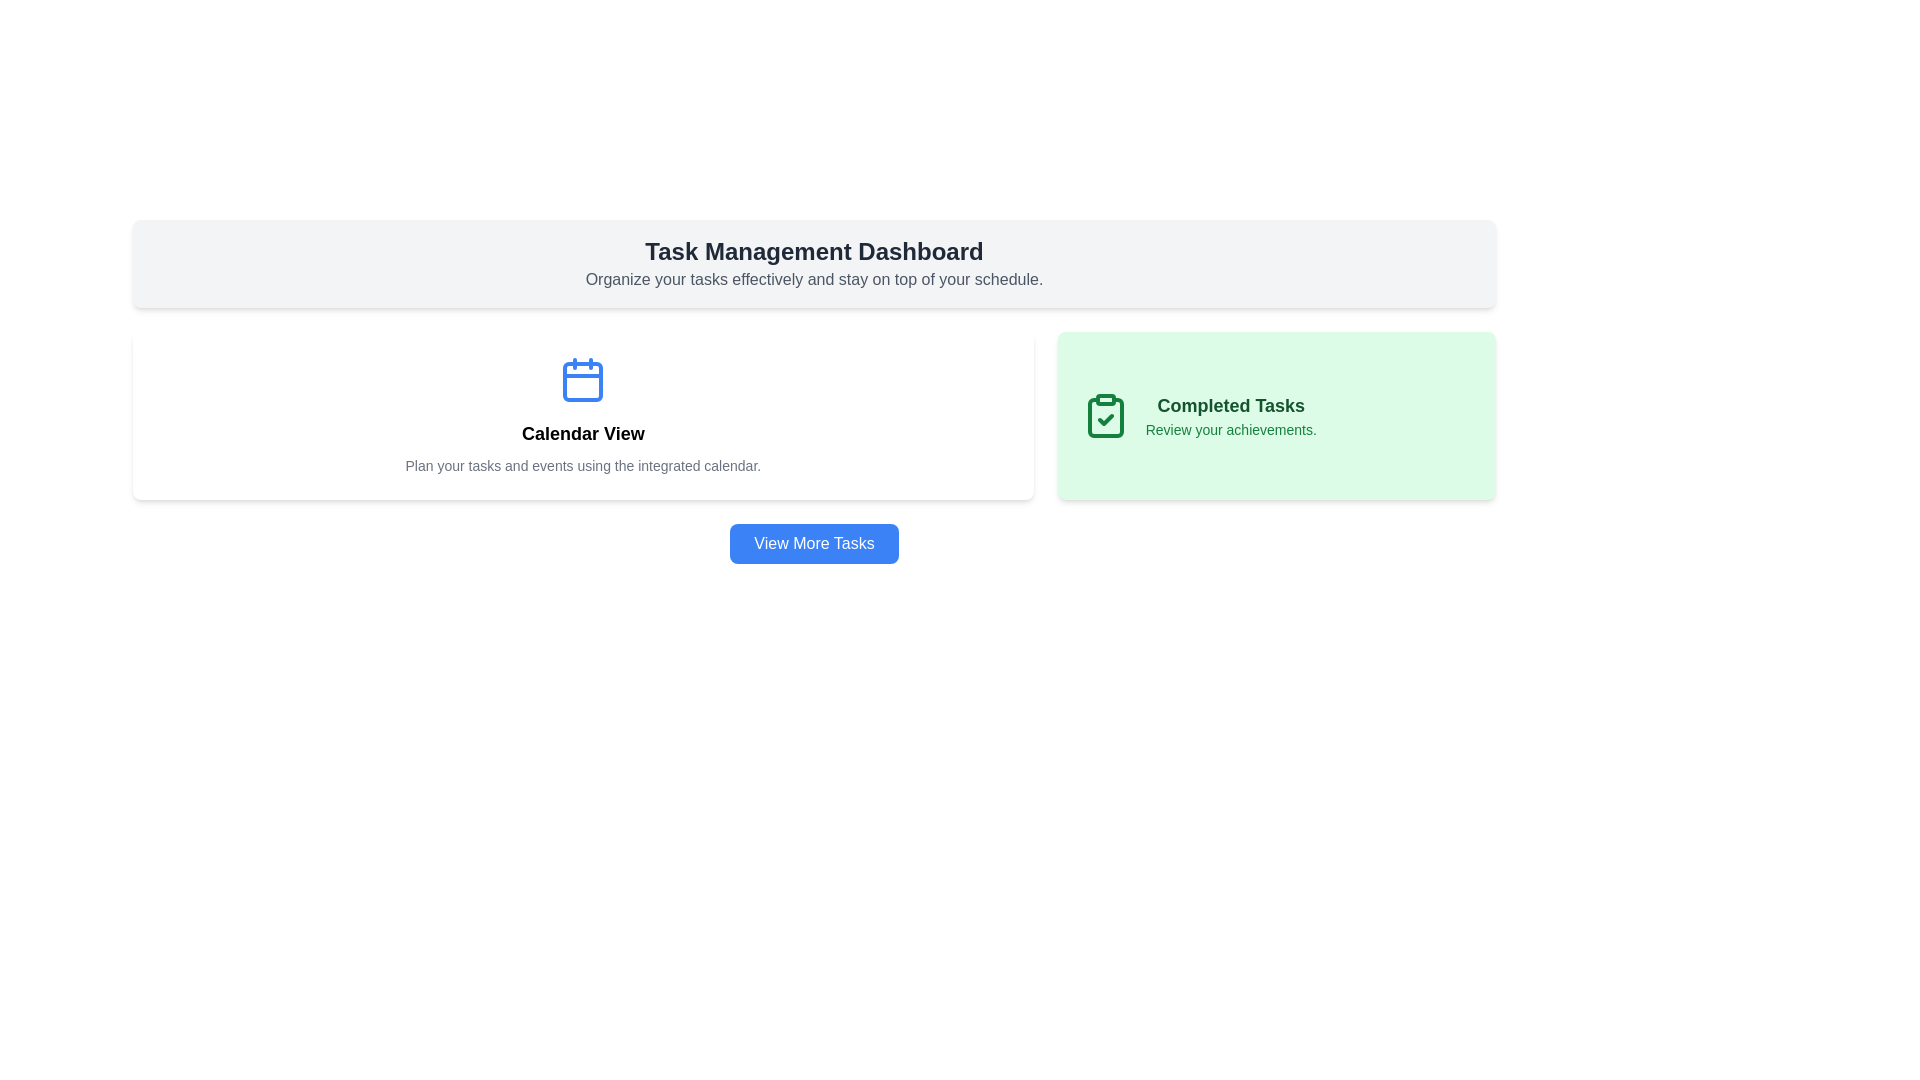  Describe the element at coordinates (1230, 415) in the screenshot. I see `the text block displaying 'Completed Tasks' and 'Review your achievements' located in the top-right section of the light green rectangular panel` at that location.